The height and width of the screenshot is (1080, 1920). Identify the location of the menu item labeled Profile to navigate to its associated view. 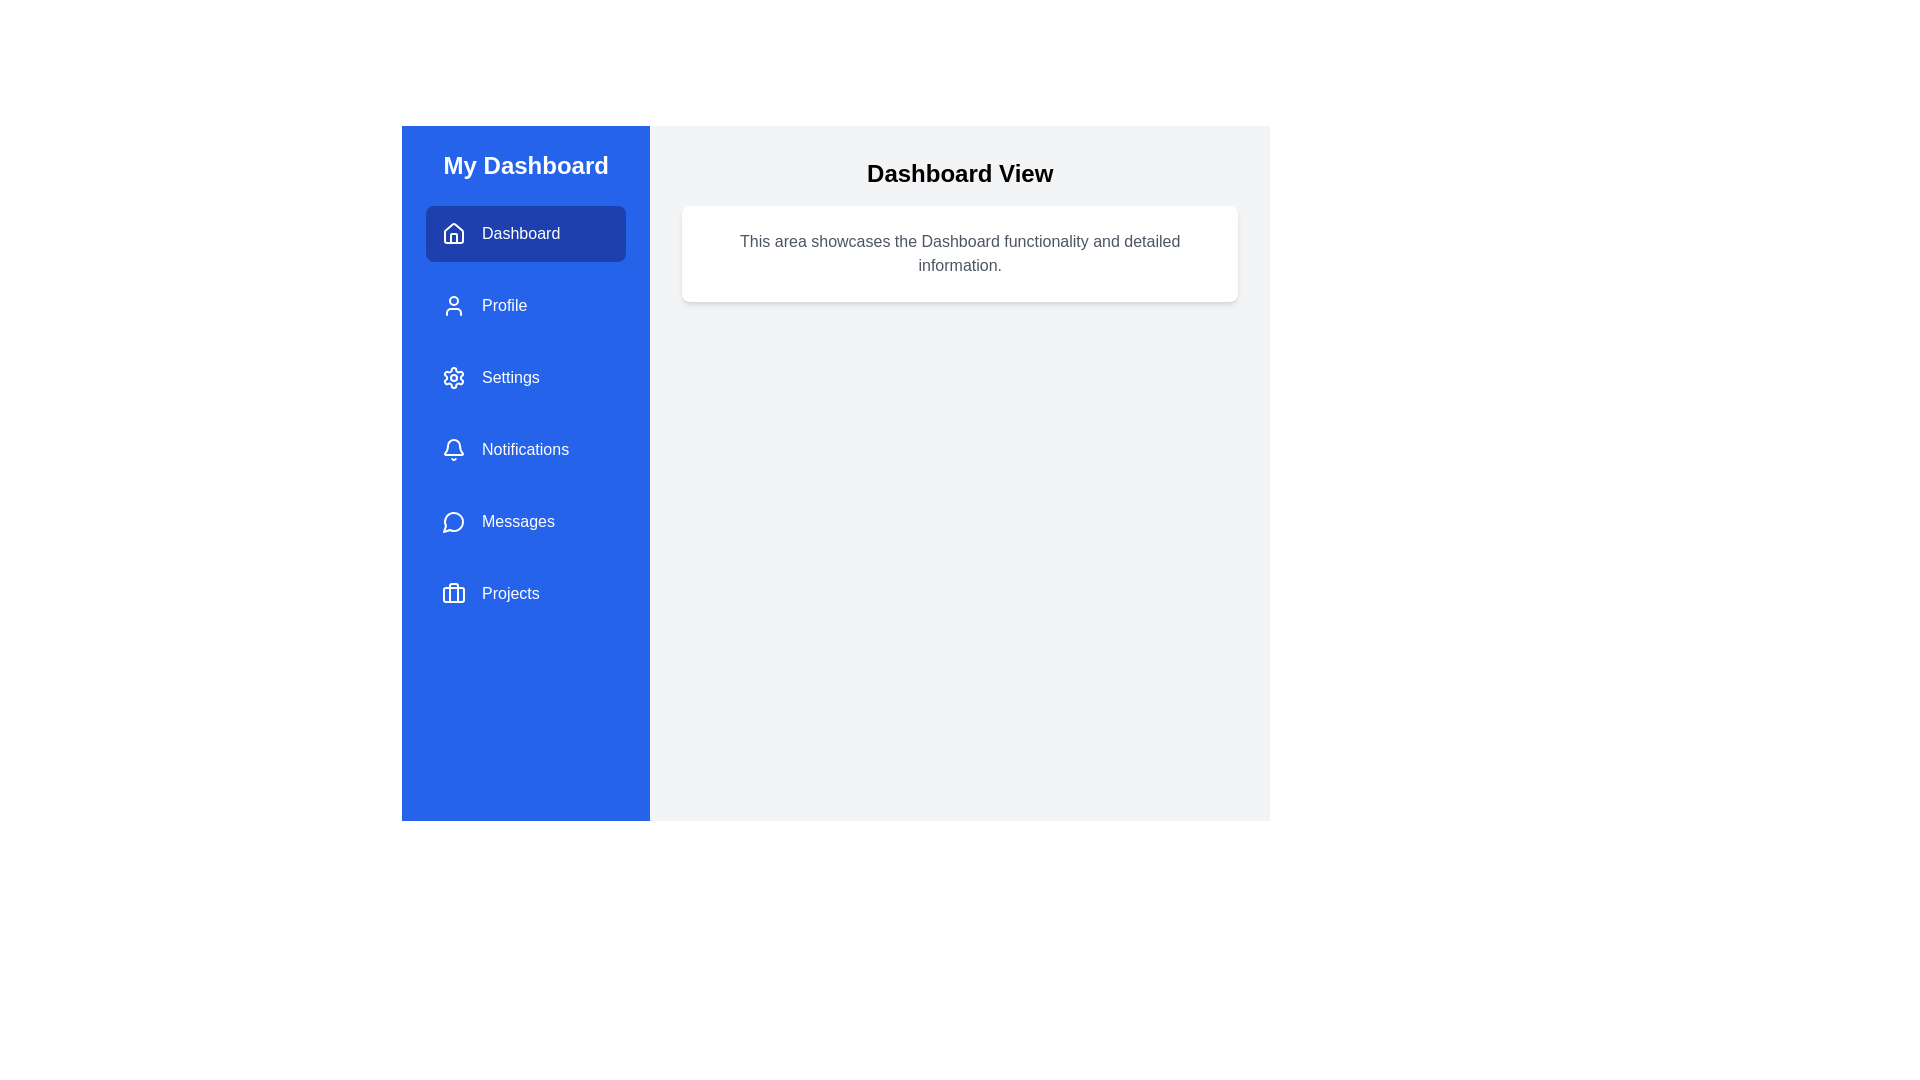
(526, 305).